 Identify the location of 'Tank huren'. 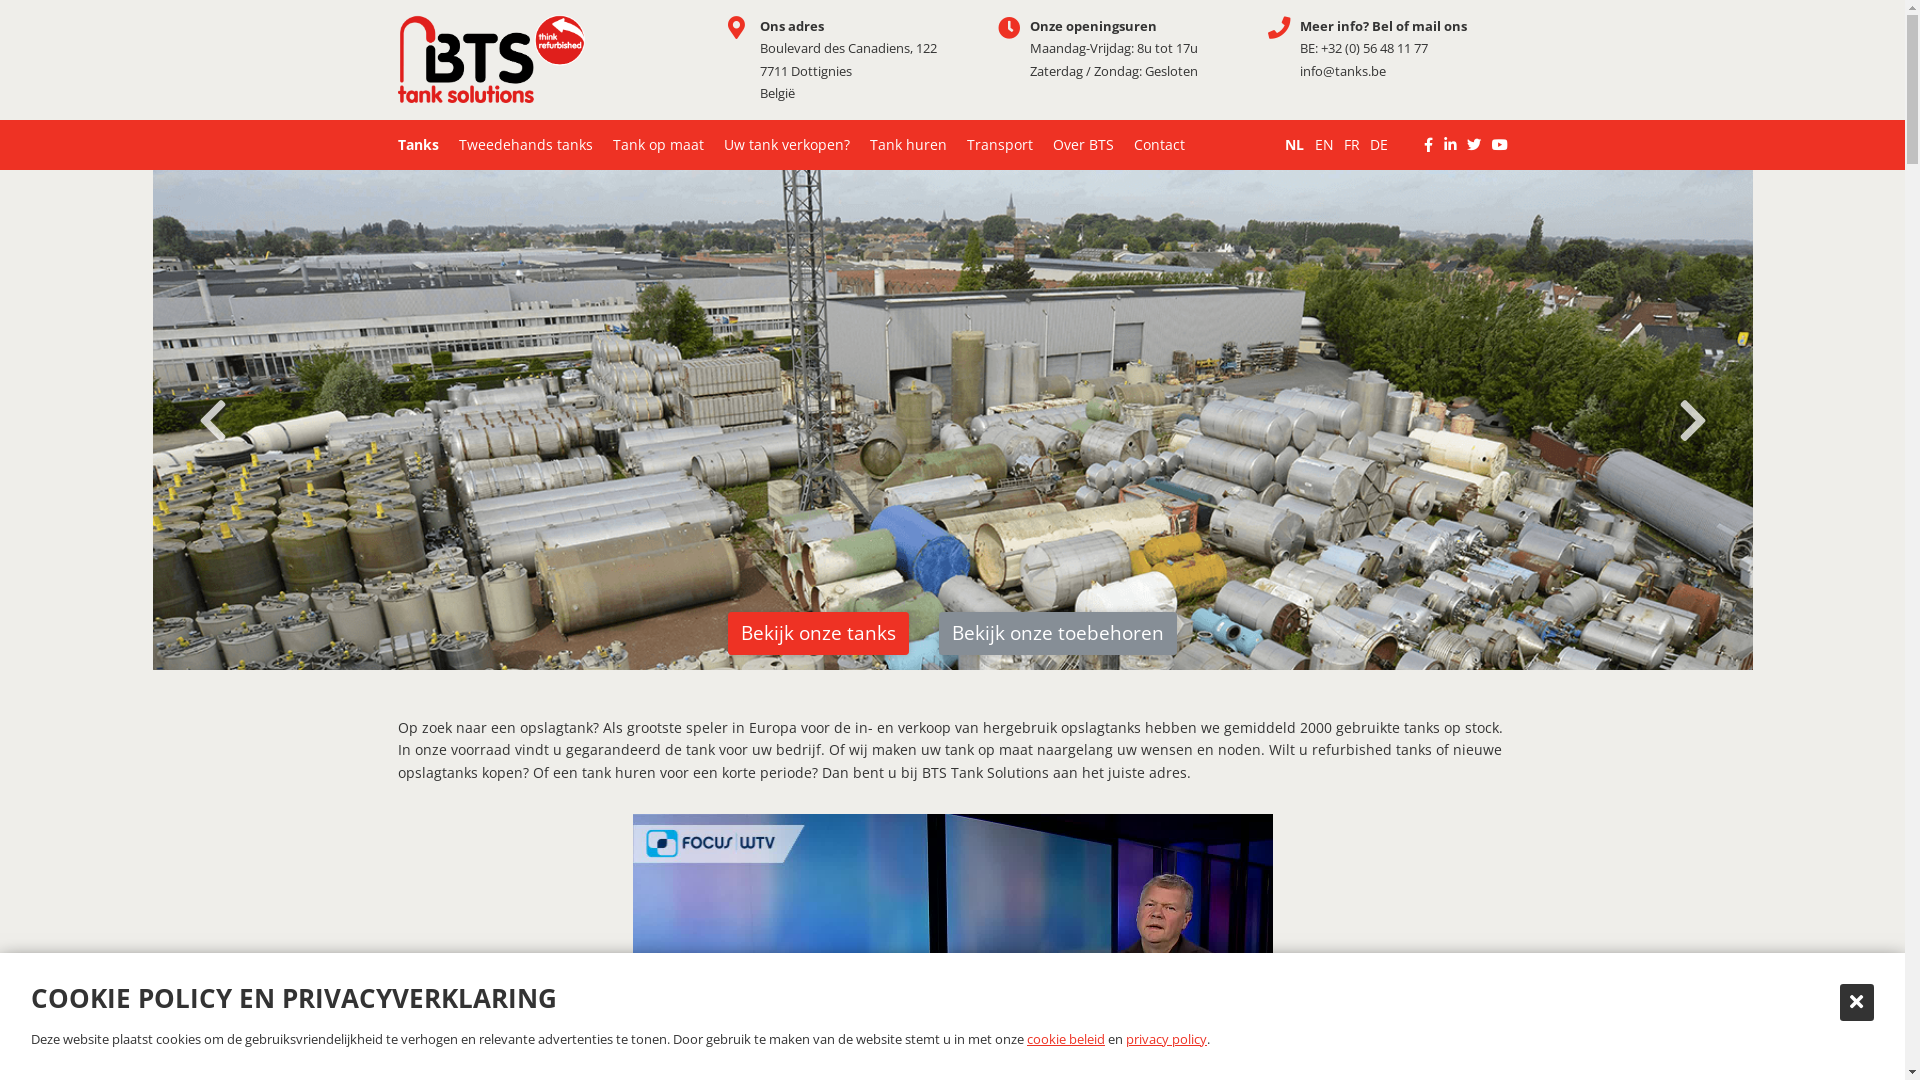
(907, 144).